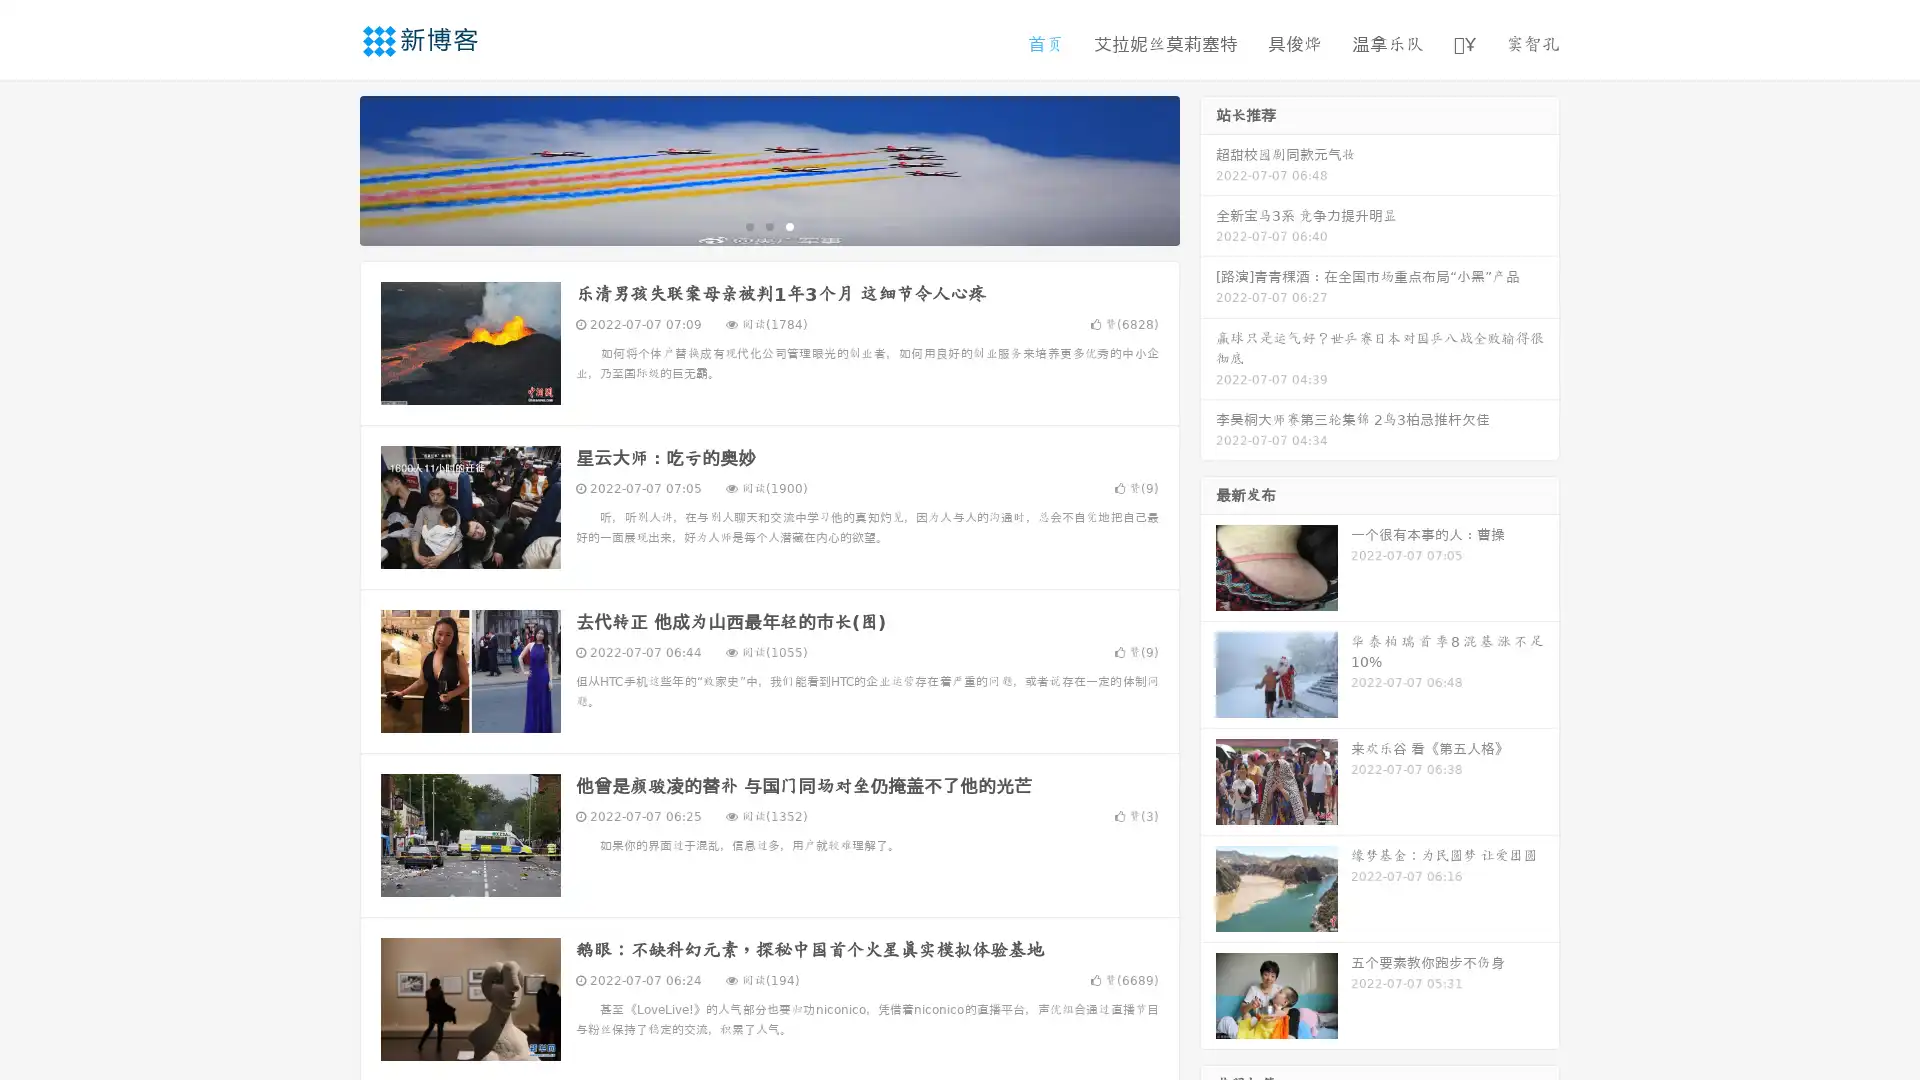 The height and width of the screenshot is (1080, 1920). I want to click on Go to slide 1, so click(748, 225).